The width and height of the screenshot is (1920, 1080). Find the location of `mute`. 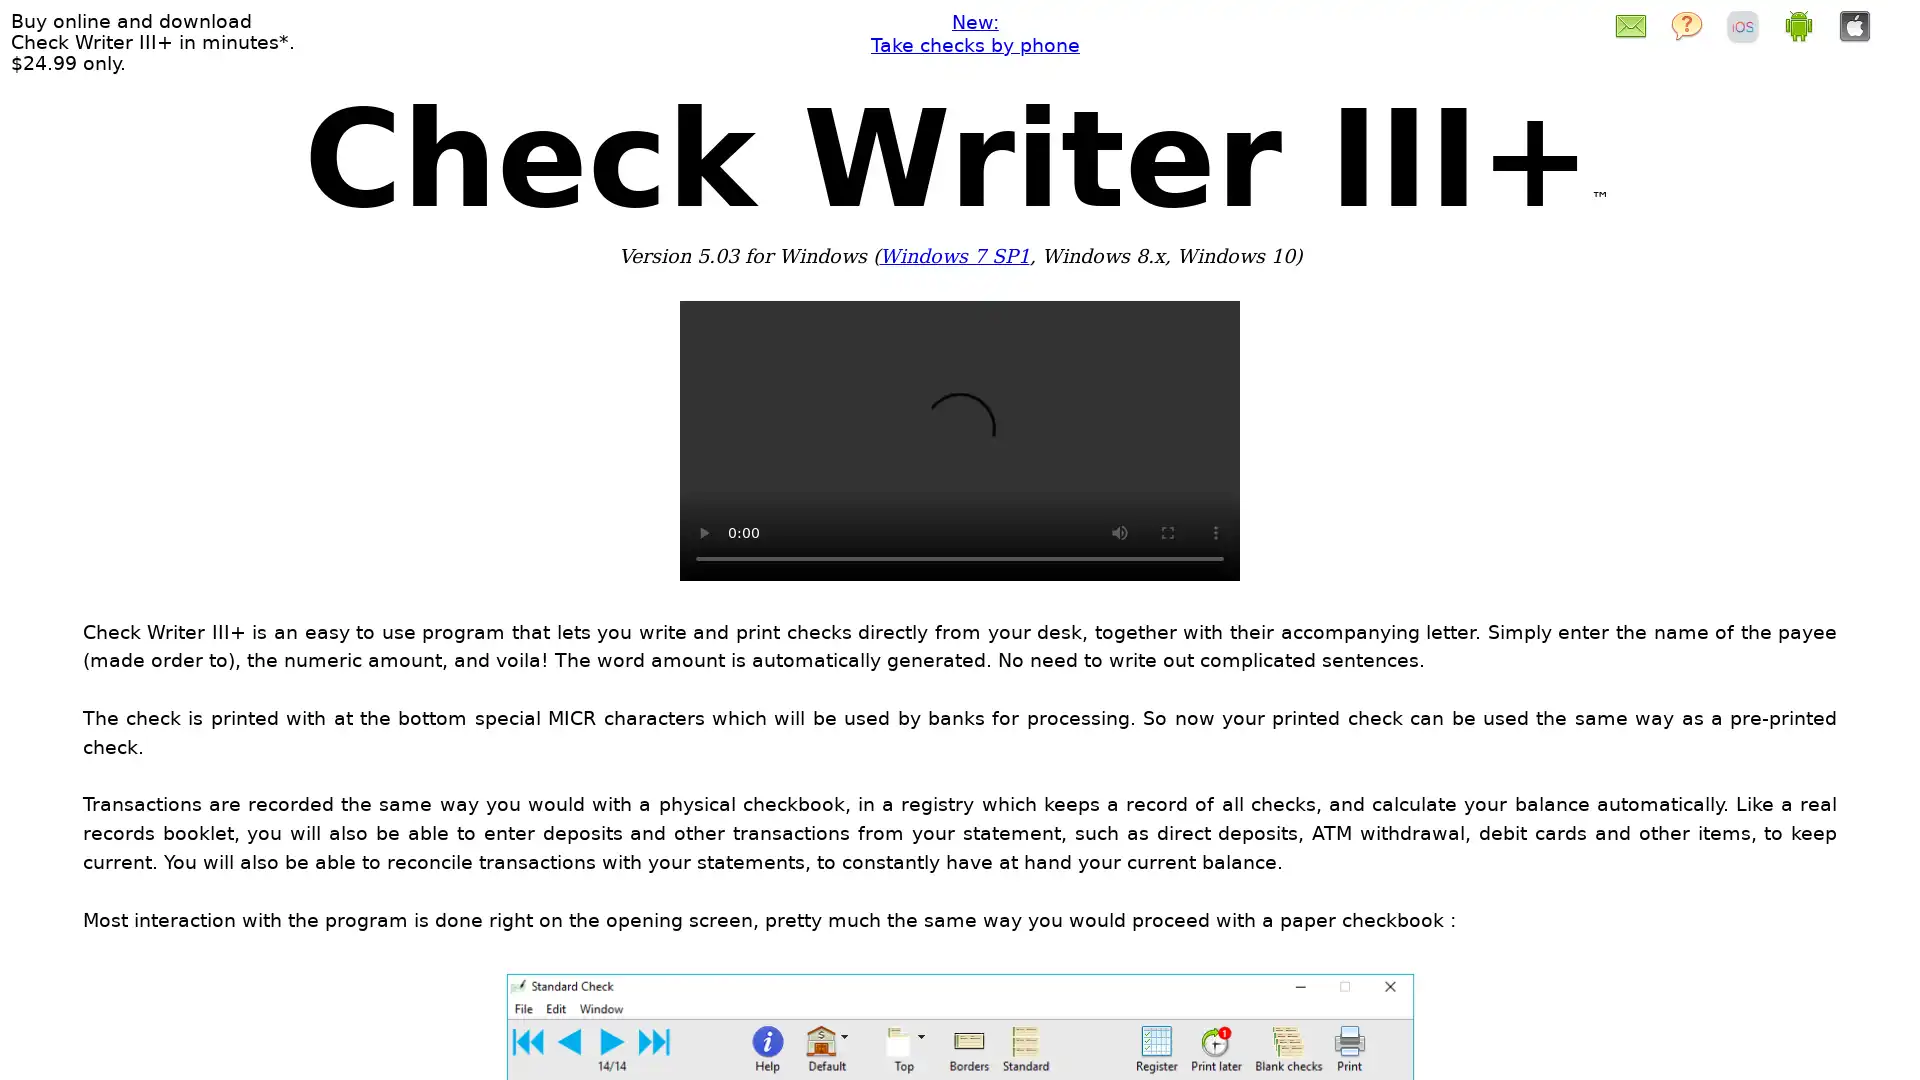

mute is located at coordinates (1118, 531).